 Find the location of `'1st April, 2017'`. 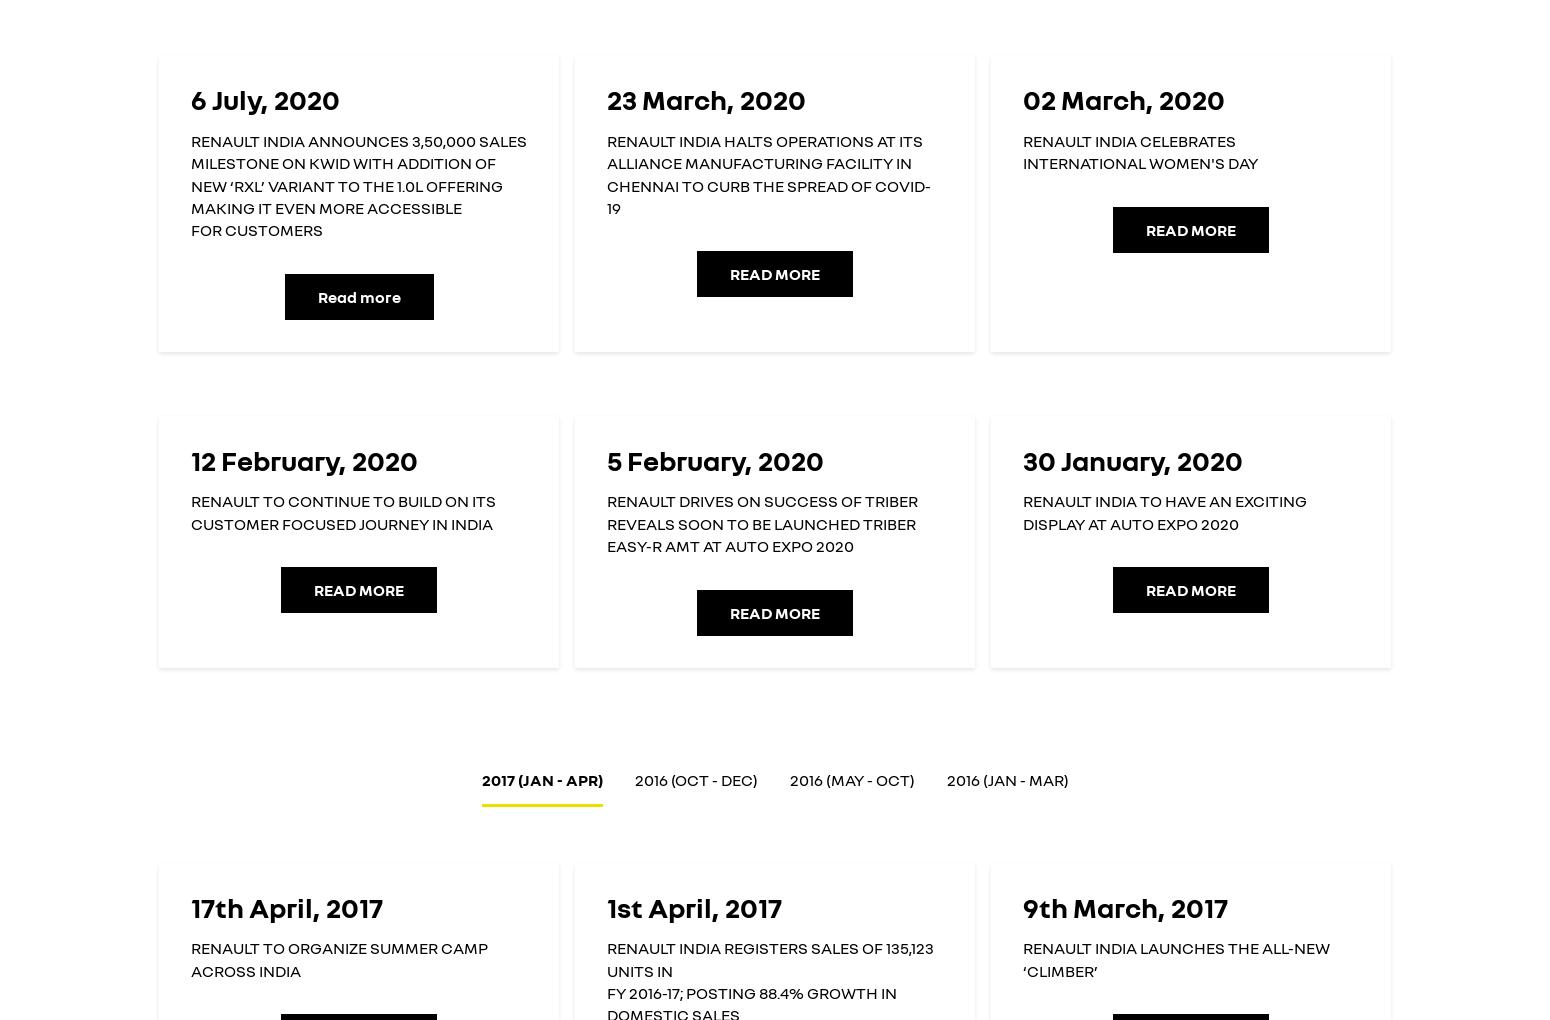

'1st April, 2017' is located at coordinates (606, 906).